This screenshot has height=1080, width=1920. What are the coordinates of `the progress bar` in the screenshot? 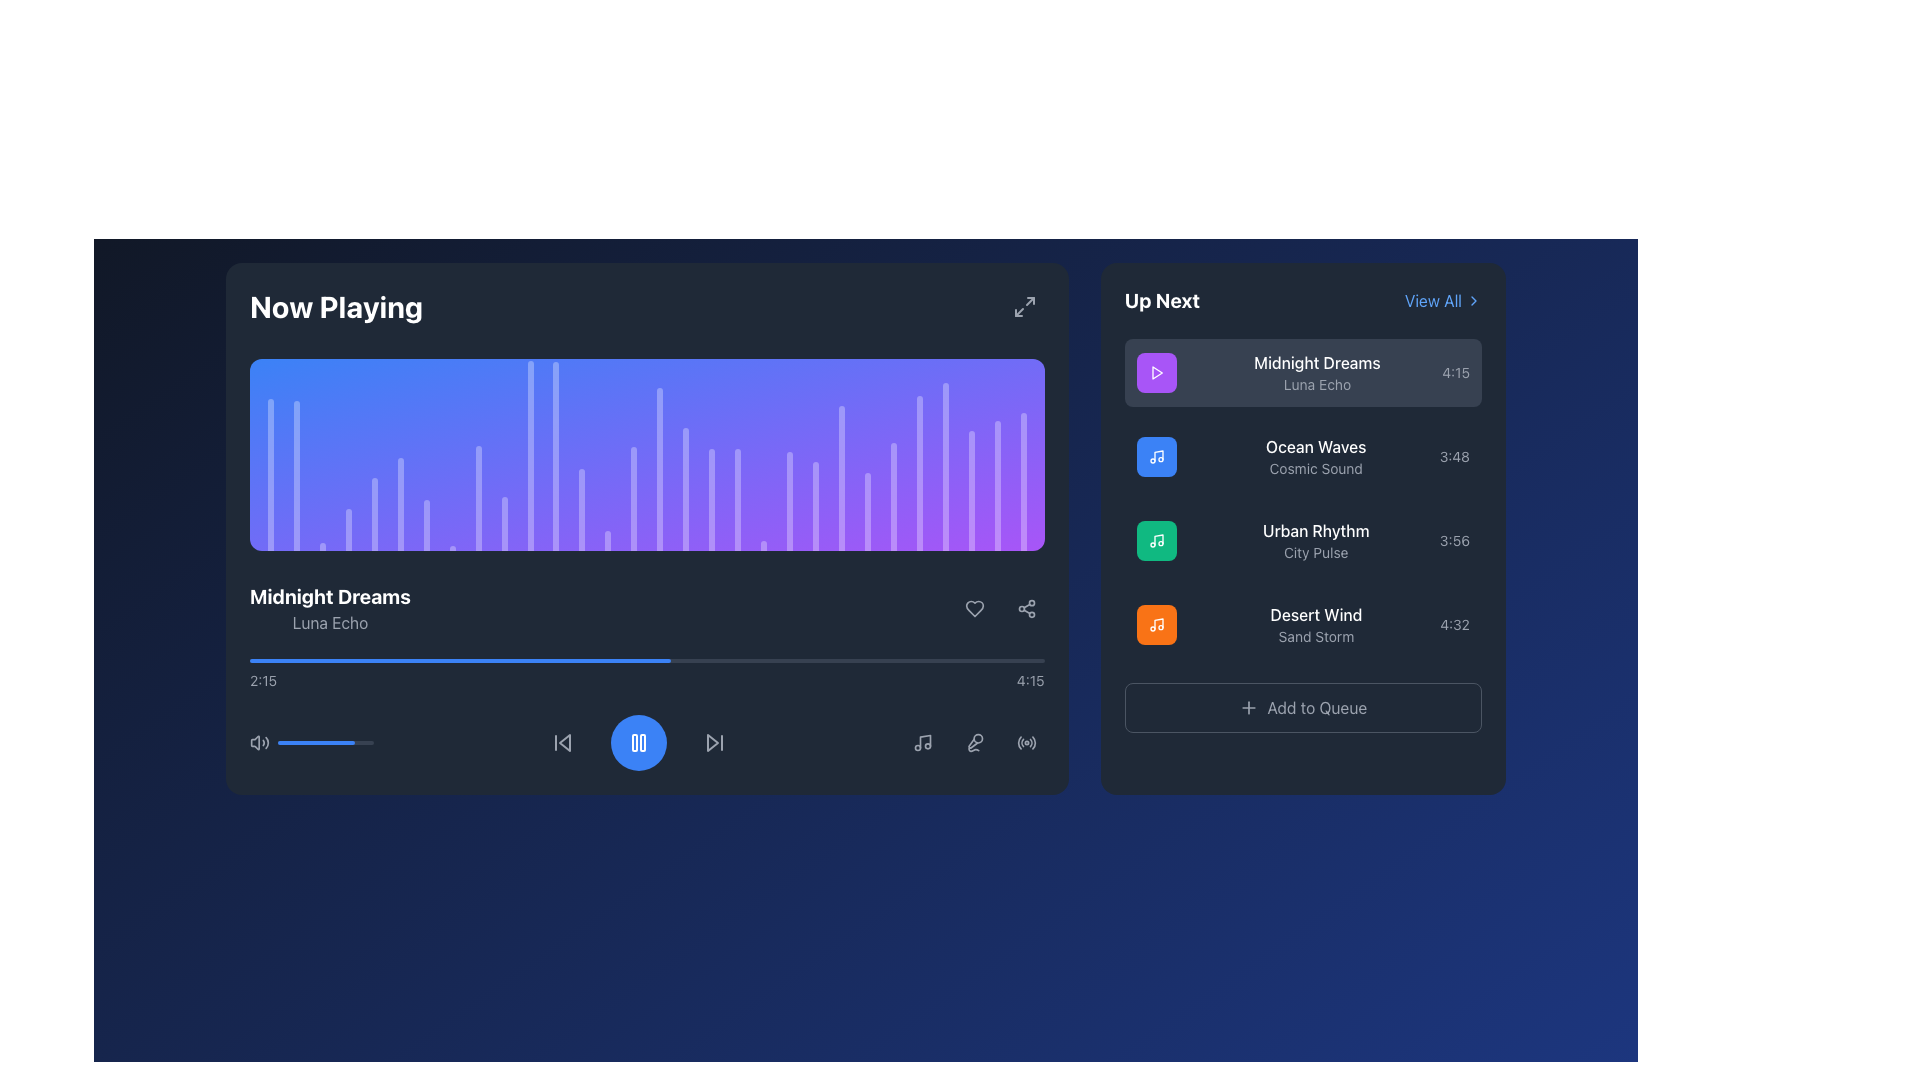 It's located at (900, 660).